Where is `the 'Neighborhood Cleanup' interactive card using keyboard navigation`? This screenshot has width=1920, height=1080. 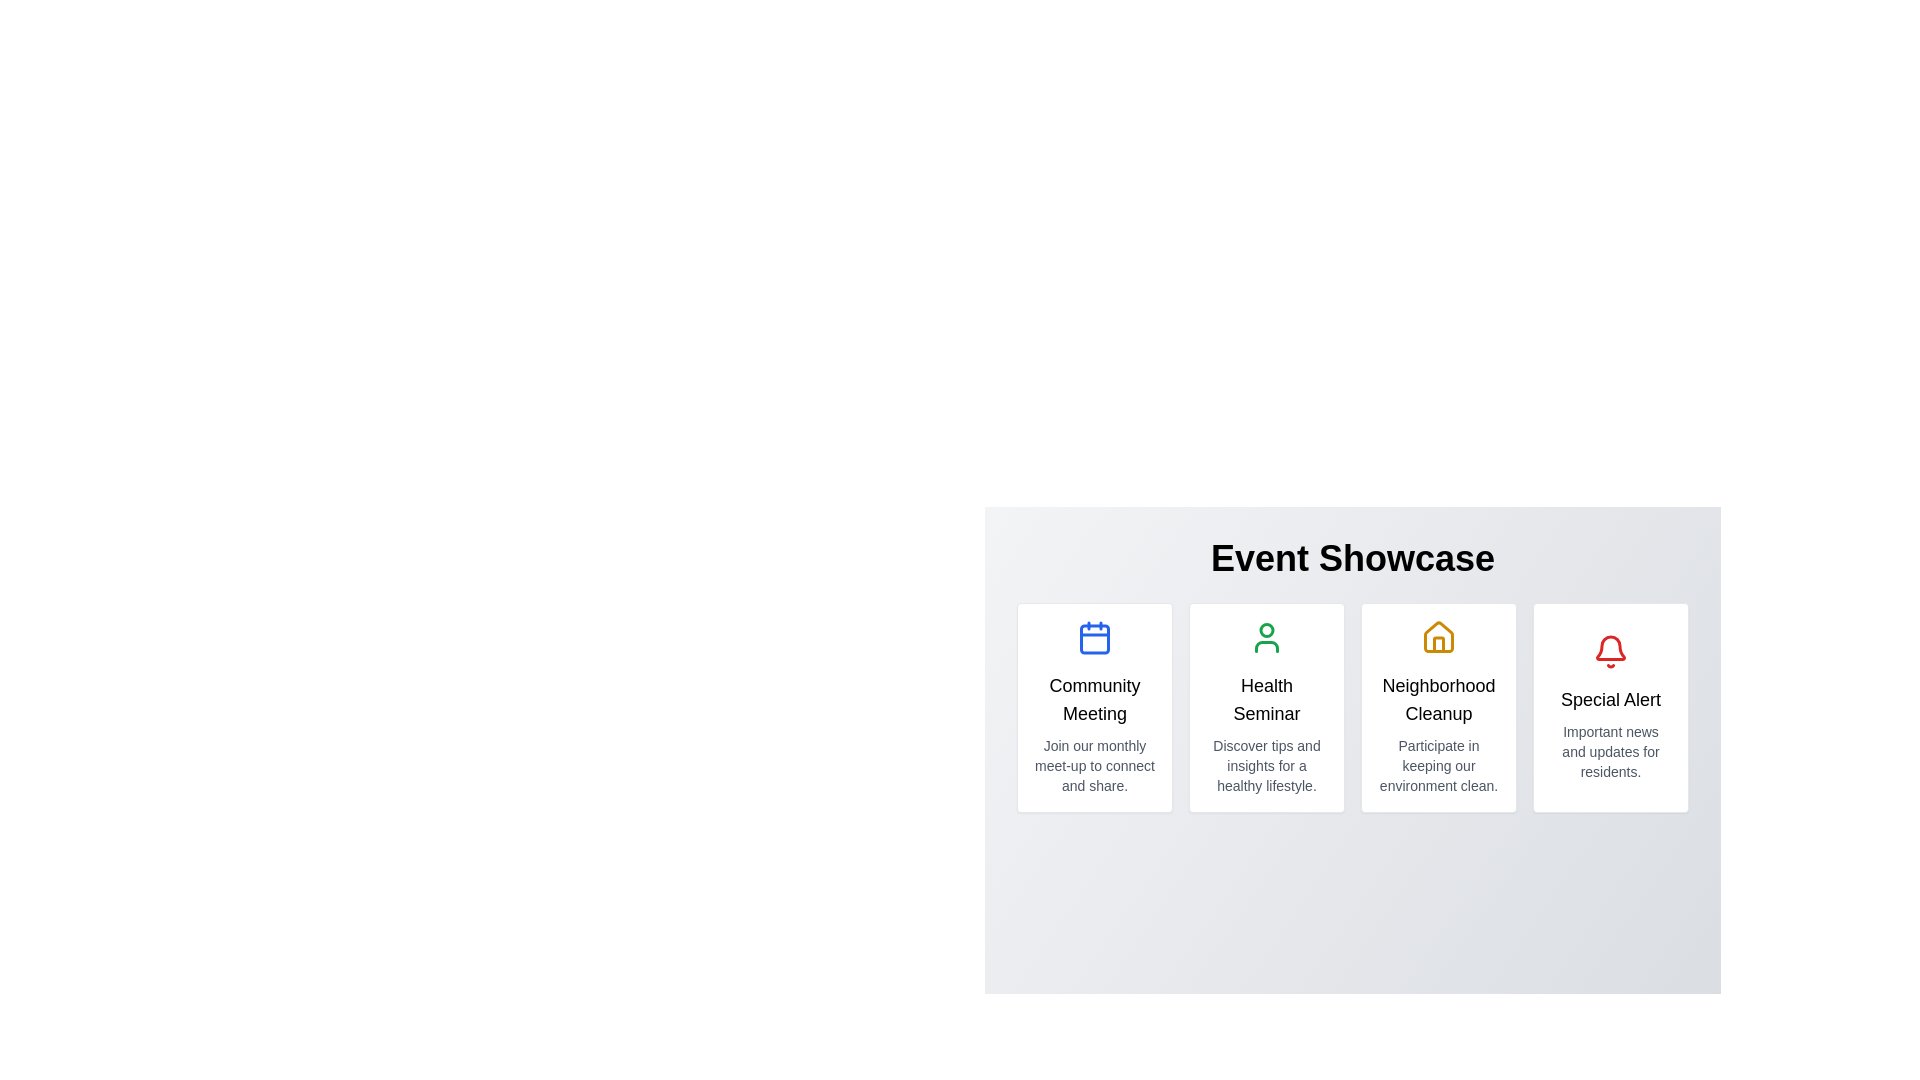 the 'Neighborhood Cleanup' interactive card using keyboard navigation is located at coordinates (1438, 707).